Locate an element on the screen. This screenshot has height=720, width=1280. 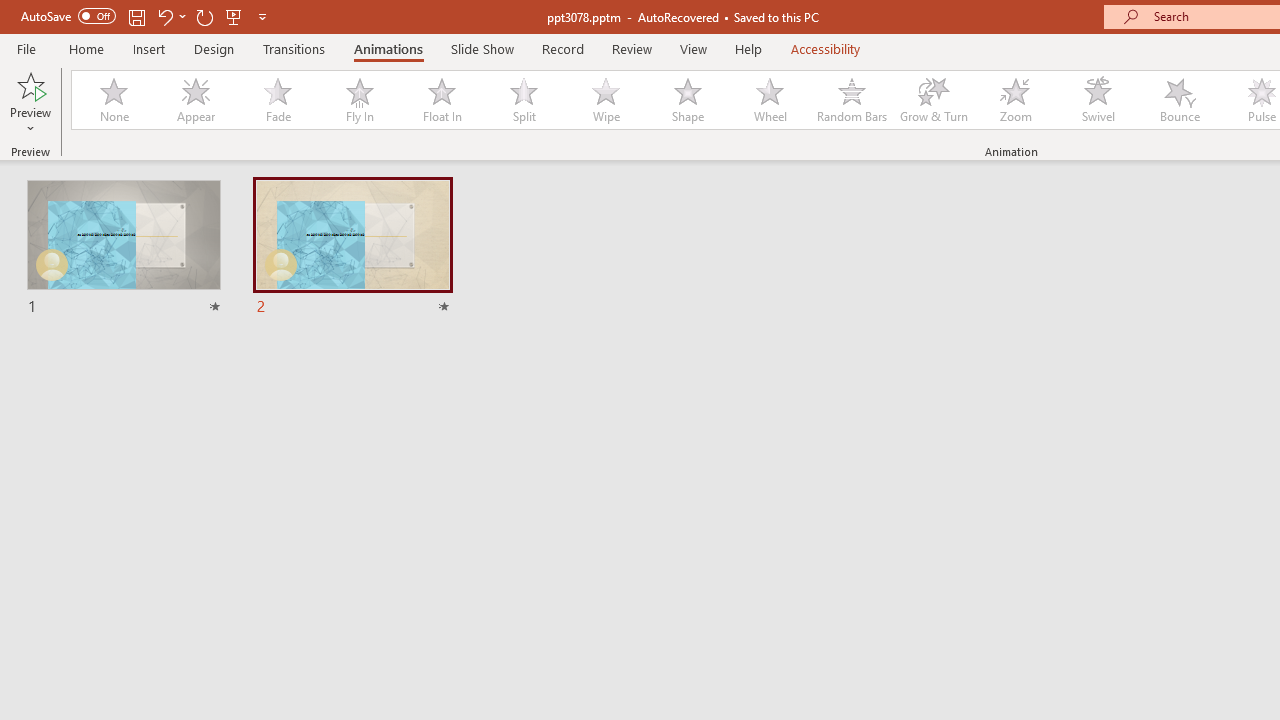
'Wheel' is located at coordinates (769, 100).